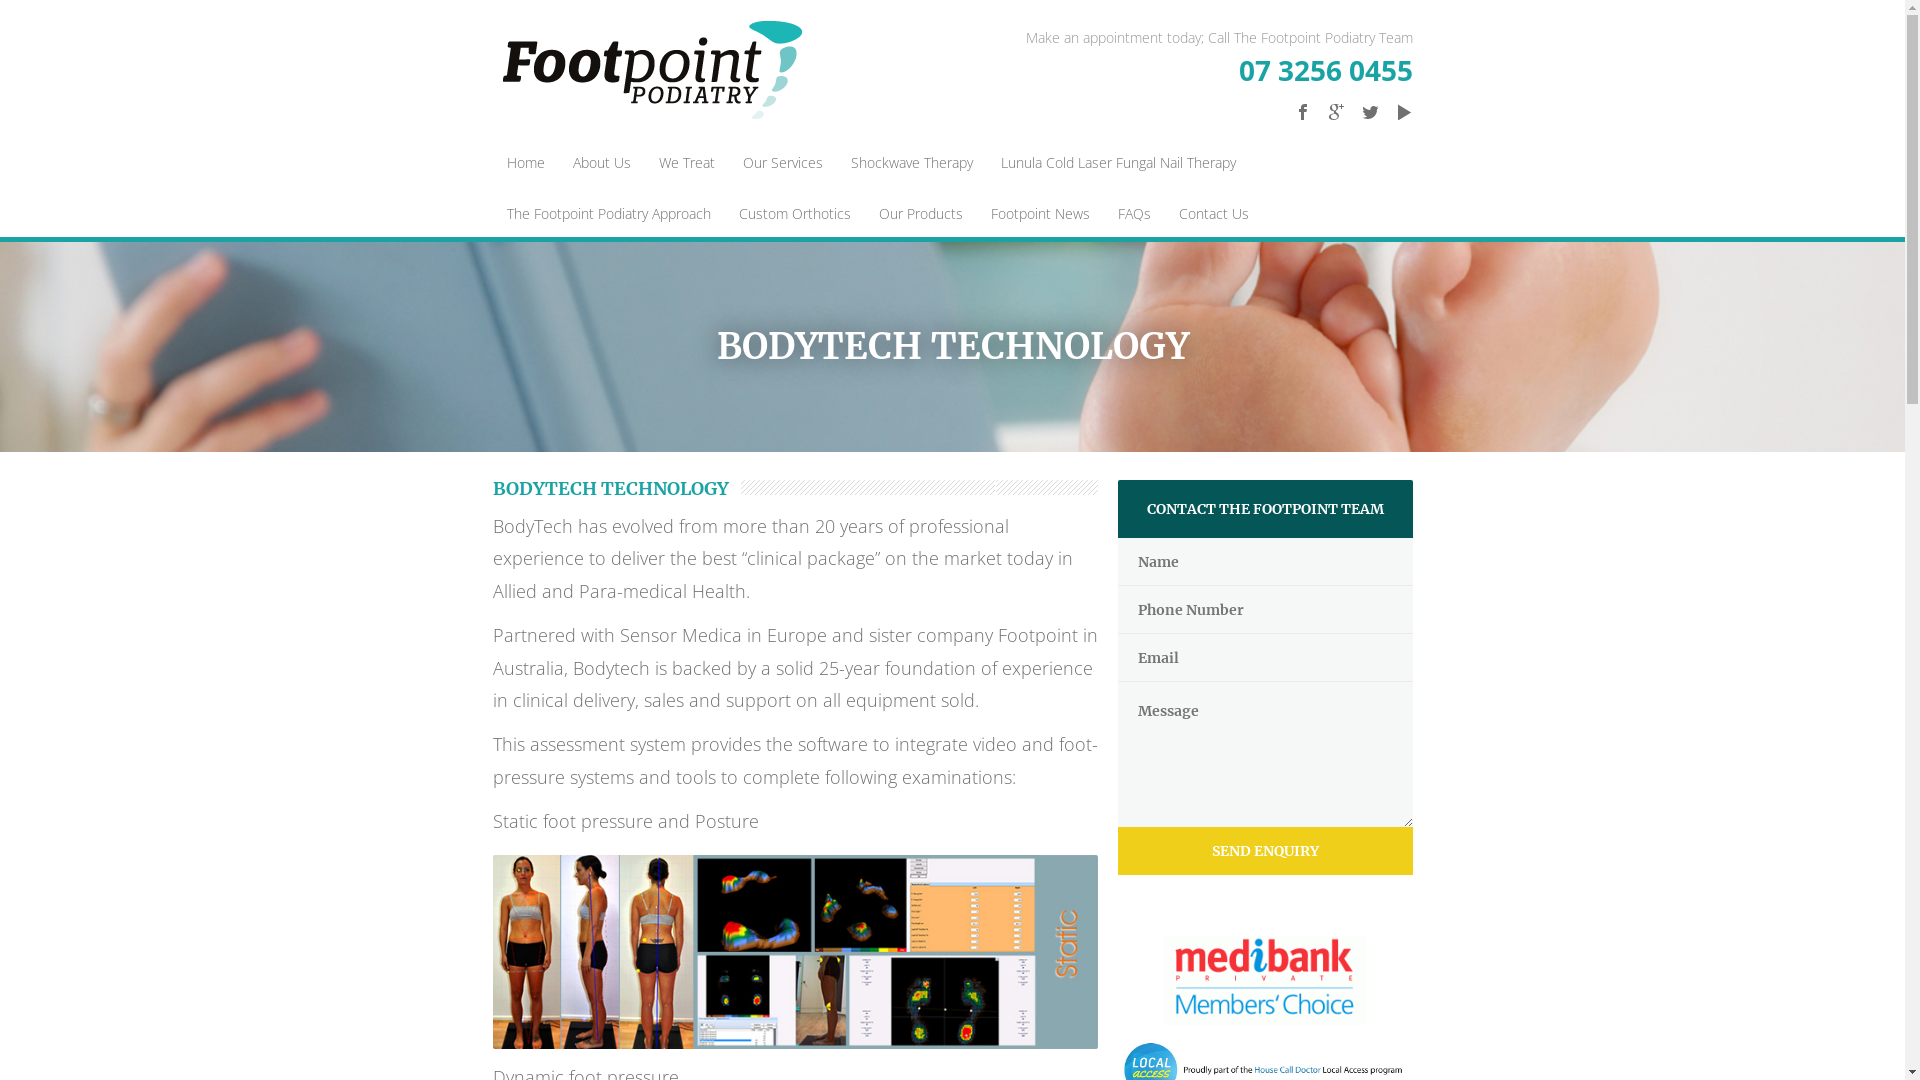 The height and width of the screenshot is (1080, 1920). I want to click on 'Youtube', so click(1402, 111).